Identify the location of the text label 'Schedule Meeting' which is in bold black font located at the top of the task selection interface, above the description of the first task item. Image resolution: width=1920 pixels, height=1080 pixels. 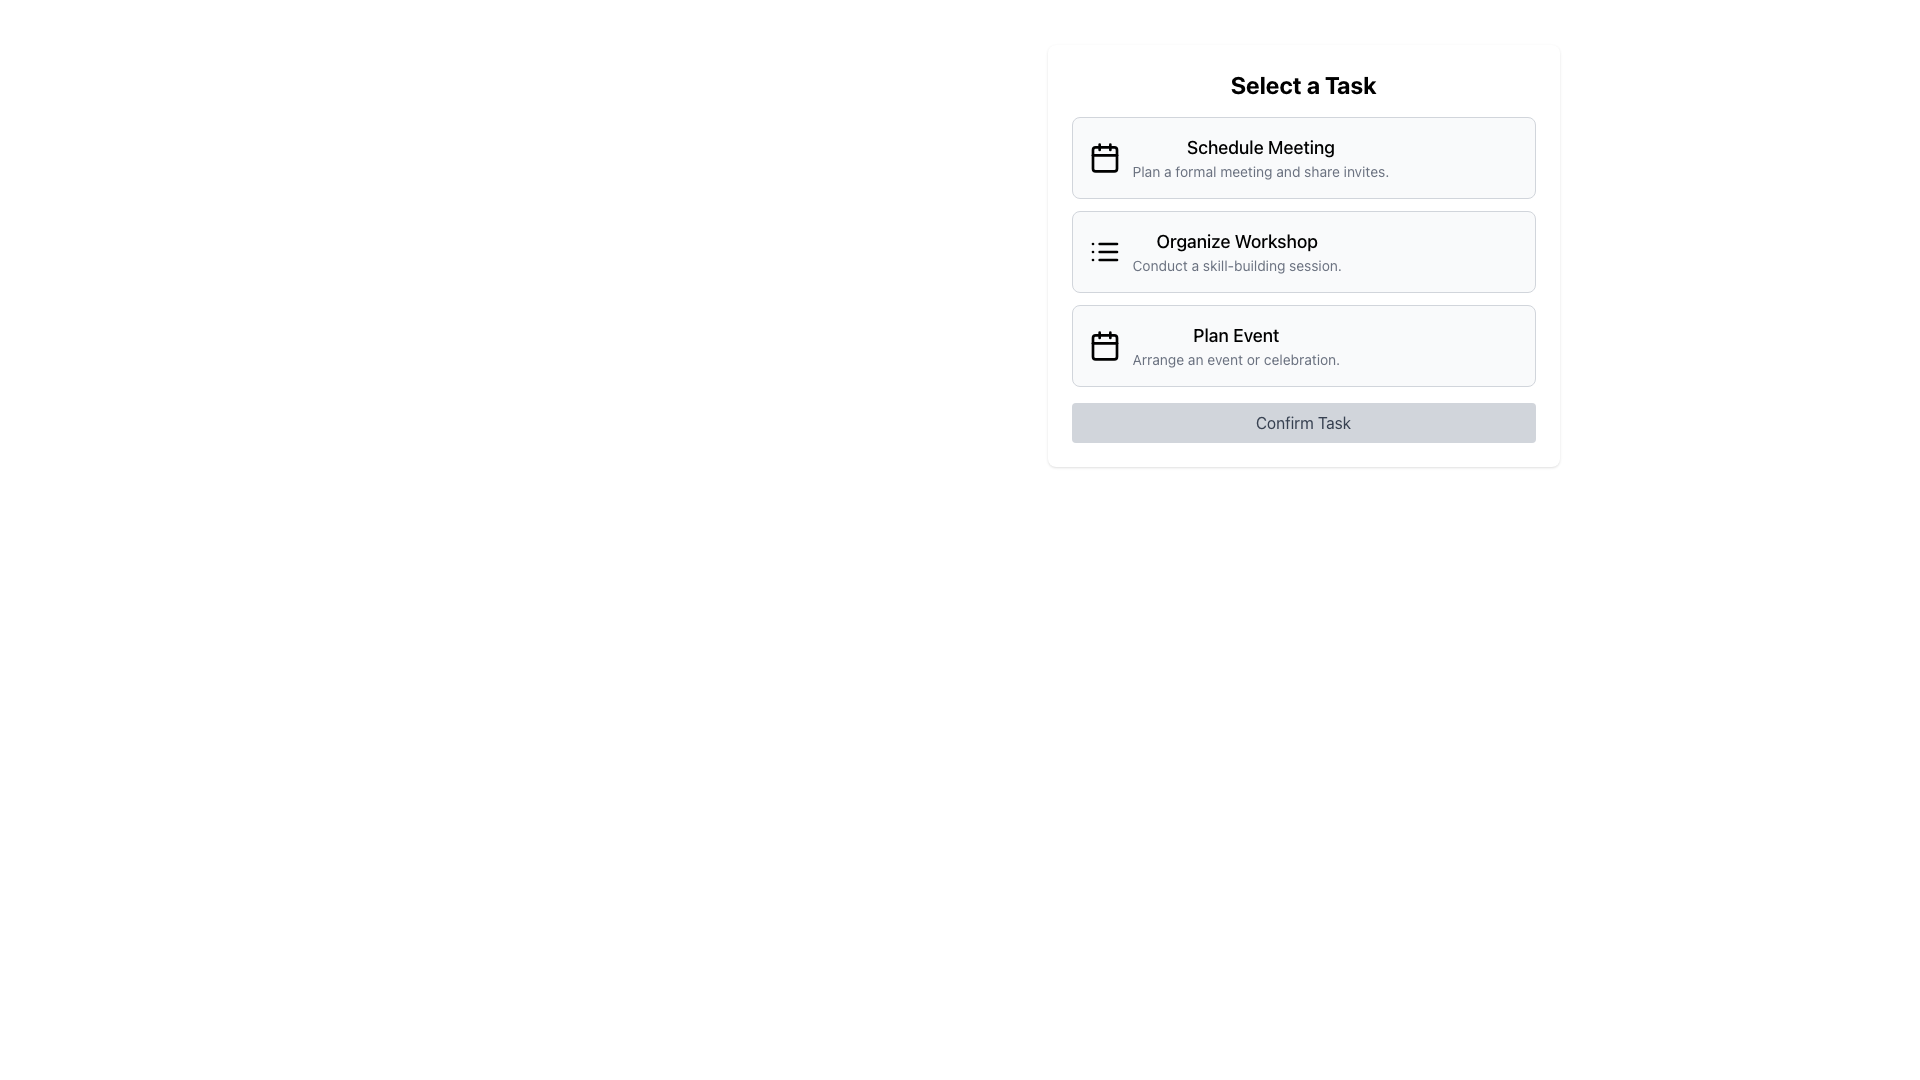
(1259, 146).